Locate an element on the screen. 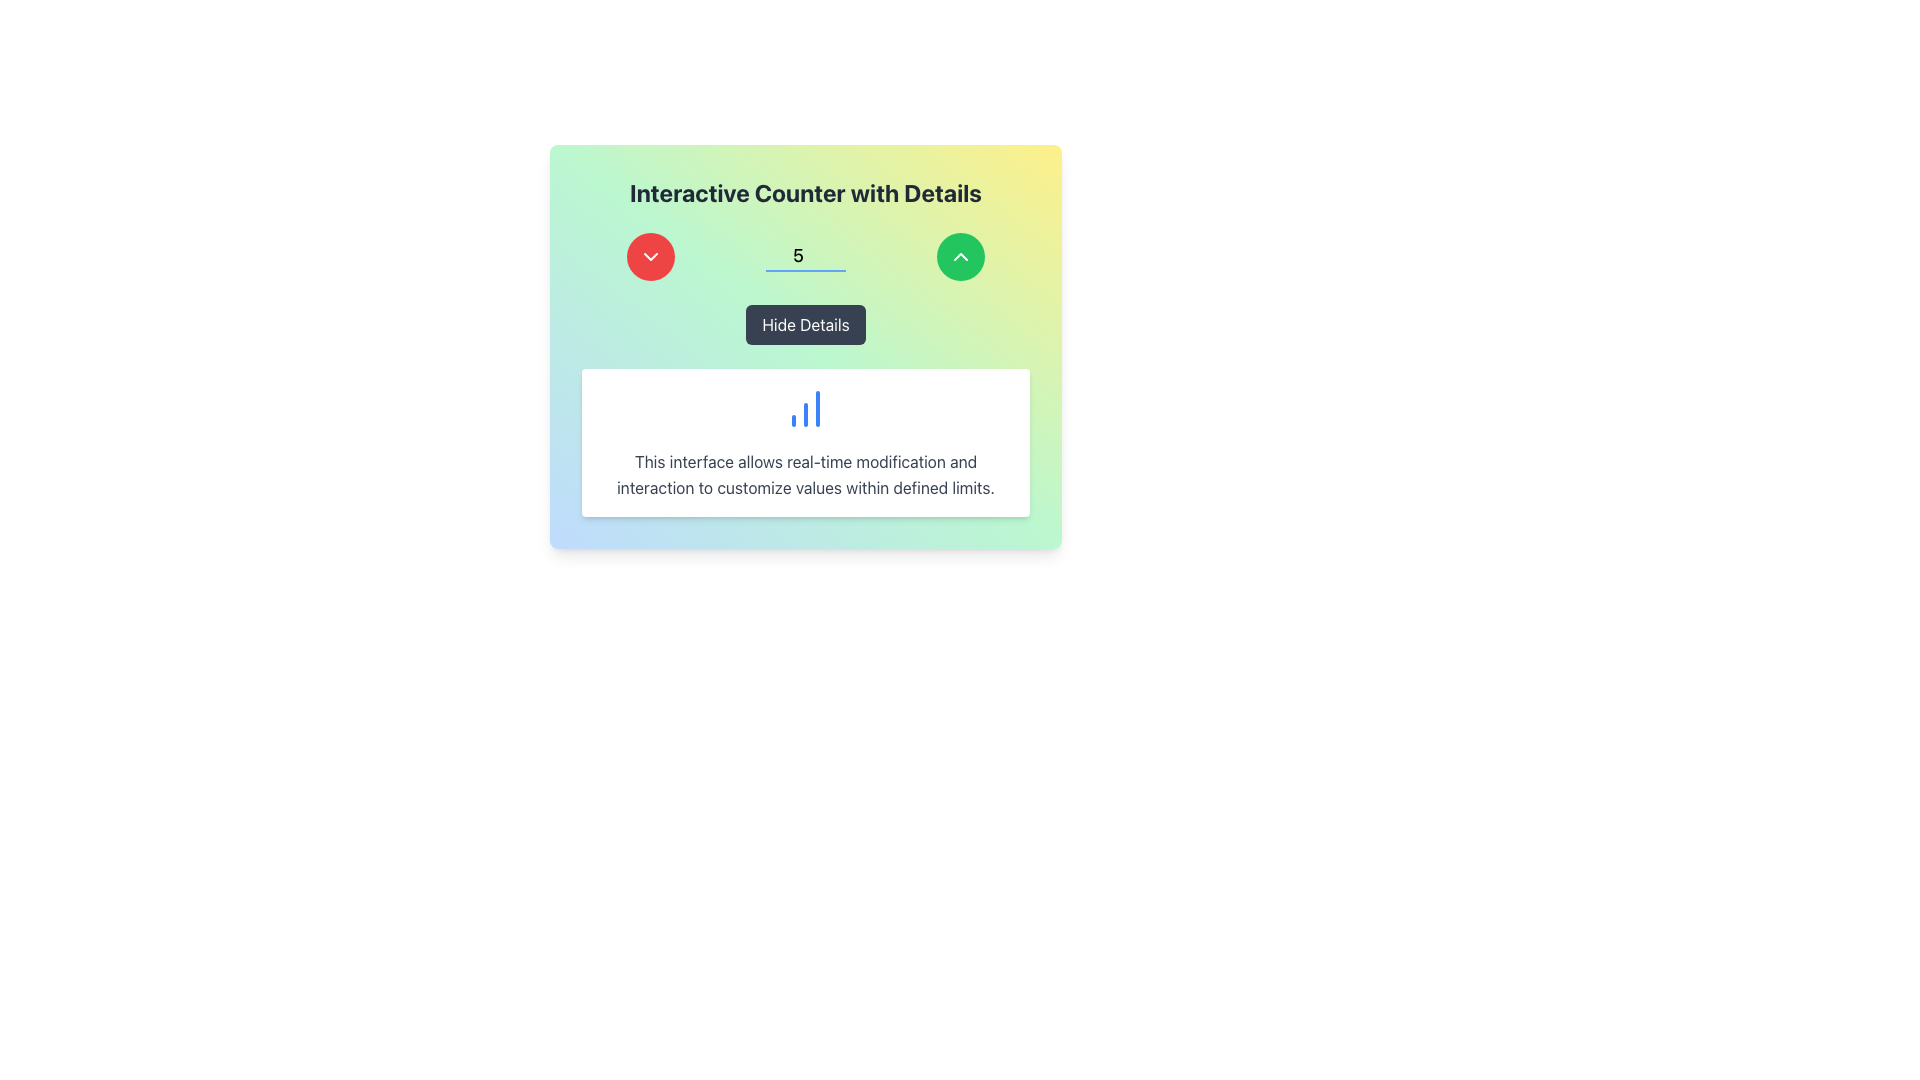 This screenshot has width=1920, height=1080. the bright red circular button with a white downward-pointing chevron icon, located below the 'Interactive Counter with Details' text, to decrement the counter value is located at coordinates (651, 256).